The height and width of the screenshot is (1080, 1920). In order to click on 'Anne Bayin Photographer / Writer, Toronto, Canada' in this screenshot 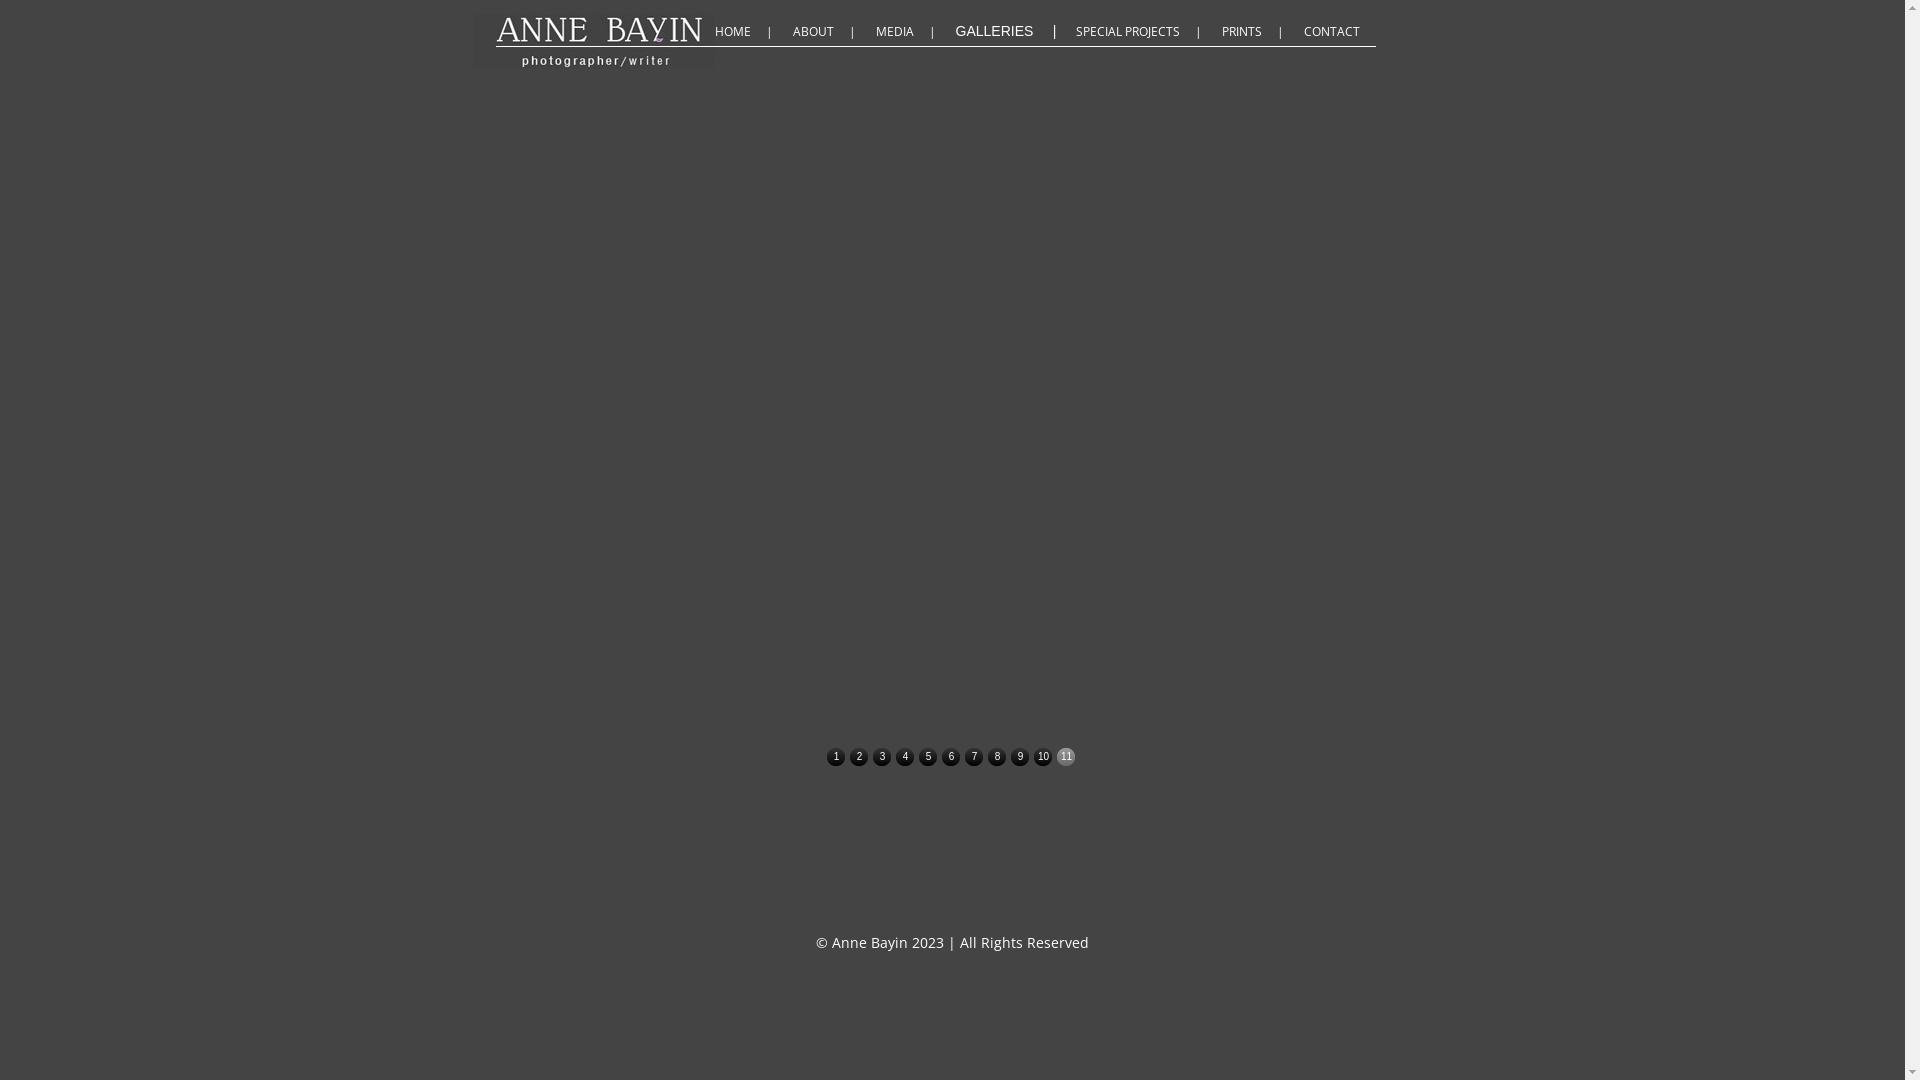, I will do `click(767, 27)`.